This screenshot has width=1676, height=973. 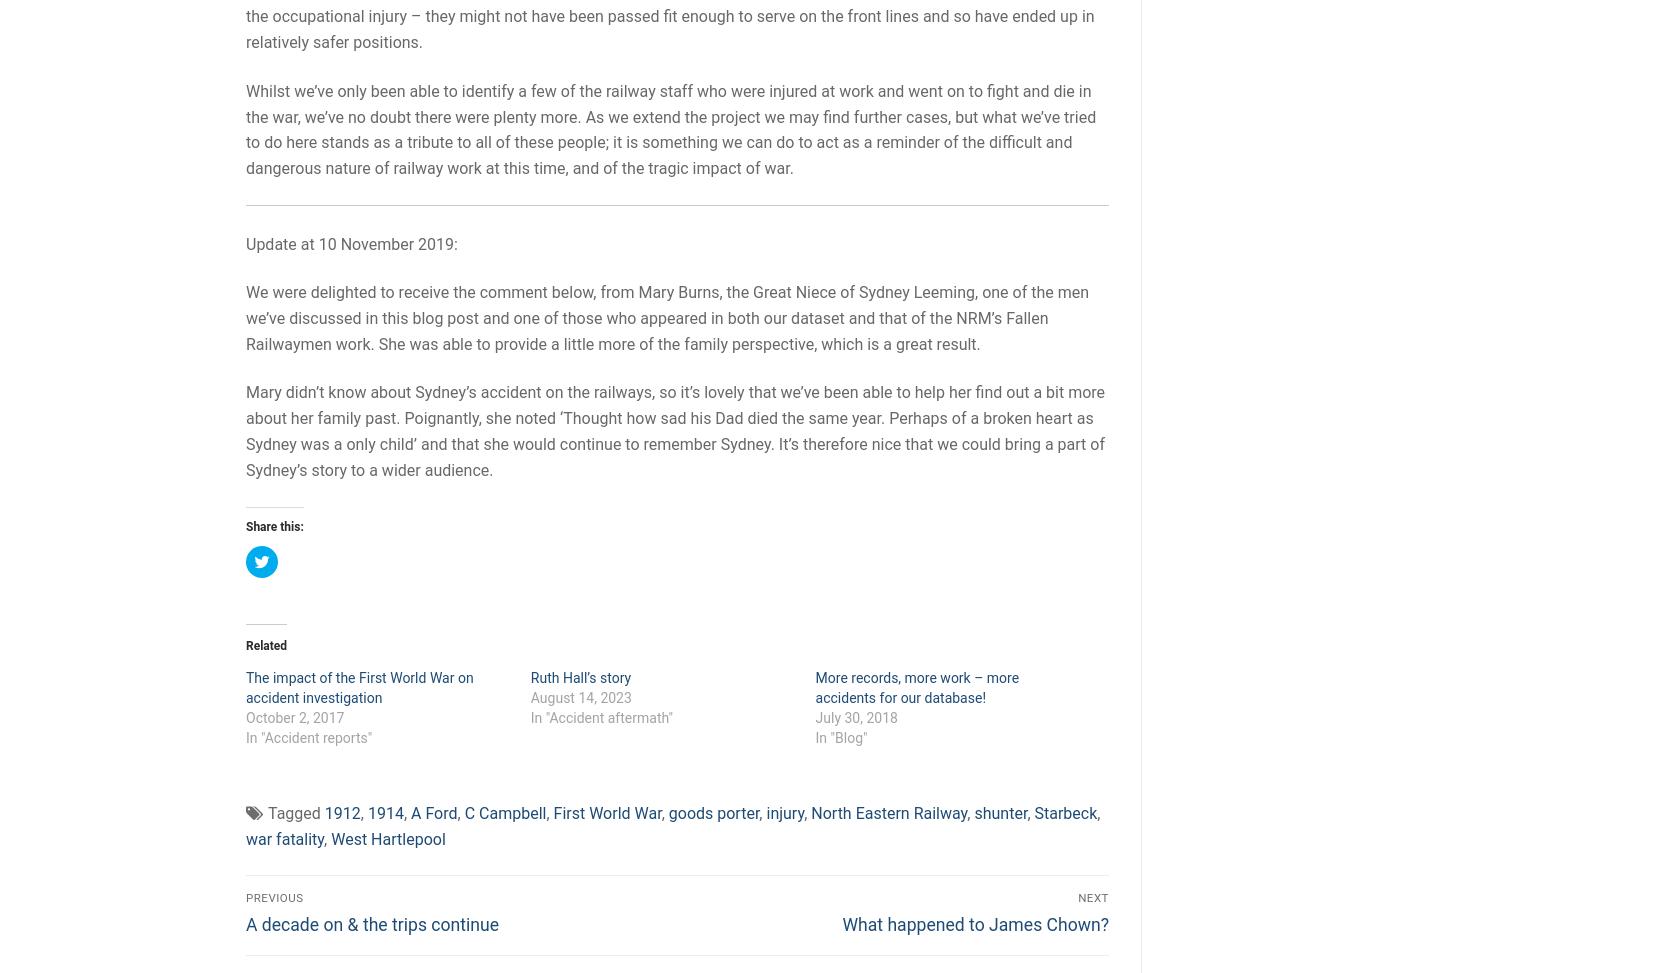 What do you see at coordinates (666, 317) in the screenshot?
I see `'We were delighted to receive the comment below, from Mary Burns, the Great Niece of Sydney Leeming, one of the men we’ve discussed in this blog post and one of those who appeared in both our dataset and that of the NRM’s Fallen Railwaymen work. She was able to provide a little more of the family perspective, which is a great result.'` at bounding box center [666, 317].